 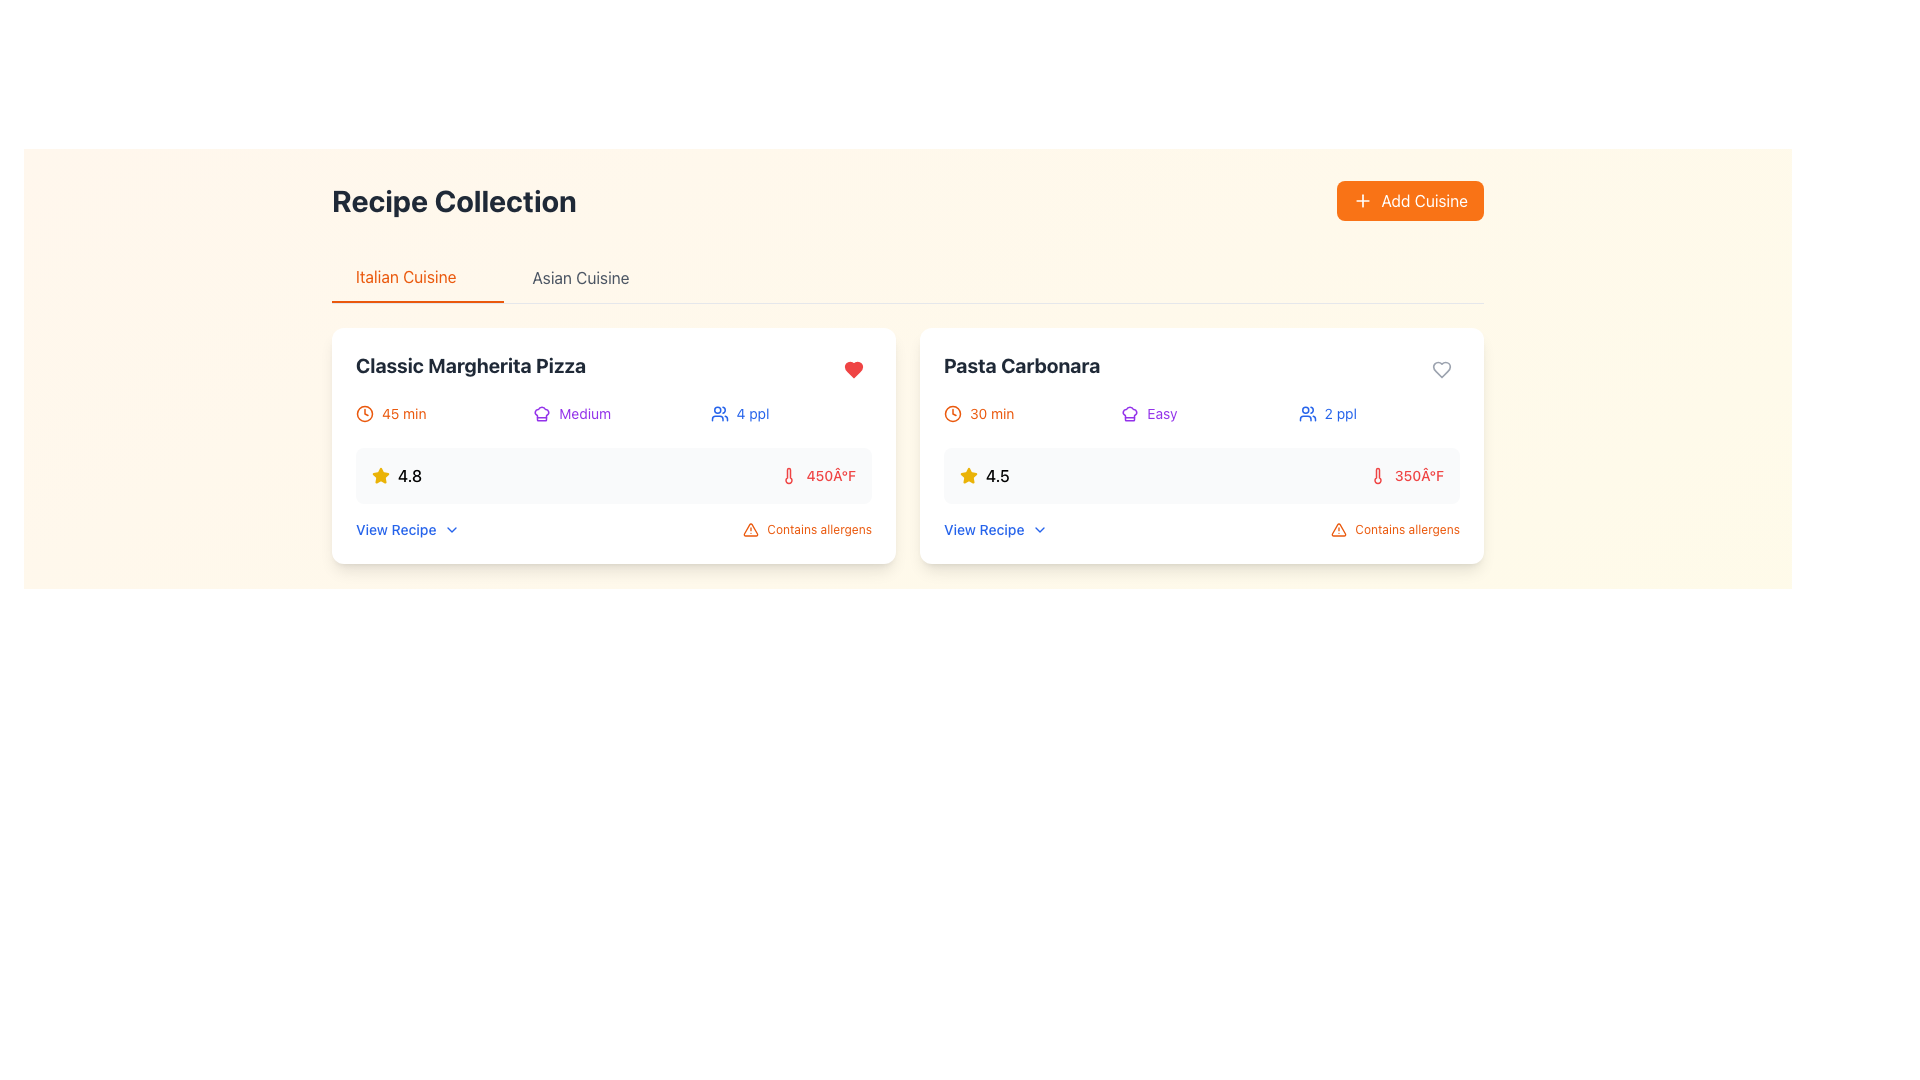 What do you see at coordinates (1040, 528) in the screenshot?
I see `the downward-pointing chevron icon located to the right of the 'View Recipe' text in the 'Pasta Carbonara' card` at bounding box center [1040, 528].